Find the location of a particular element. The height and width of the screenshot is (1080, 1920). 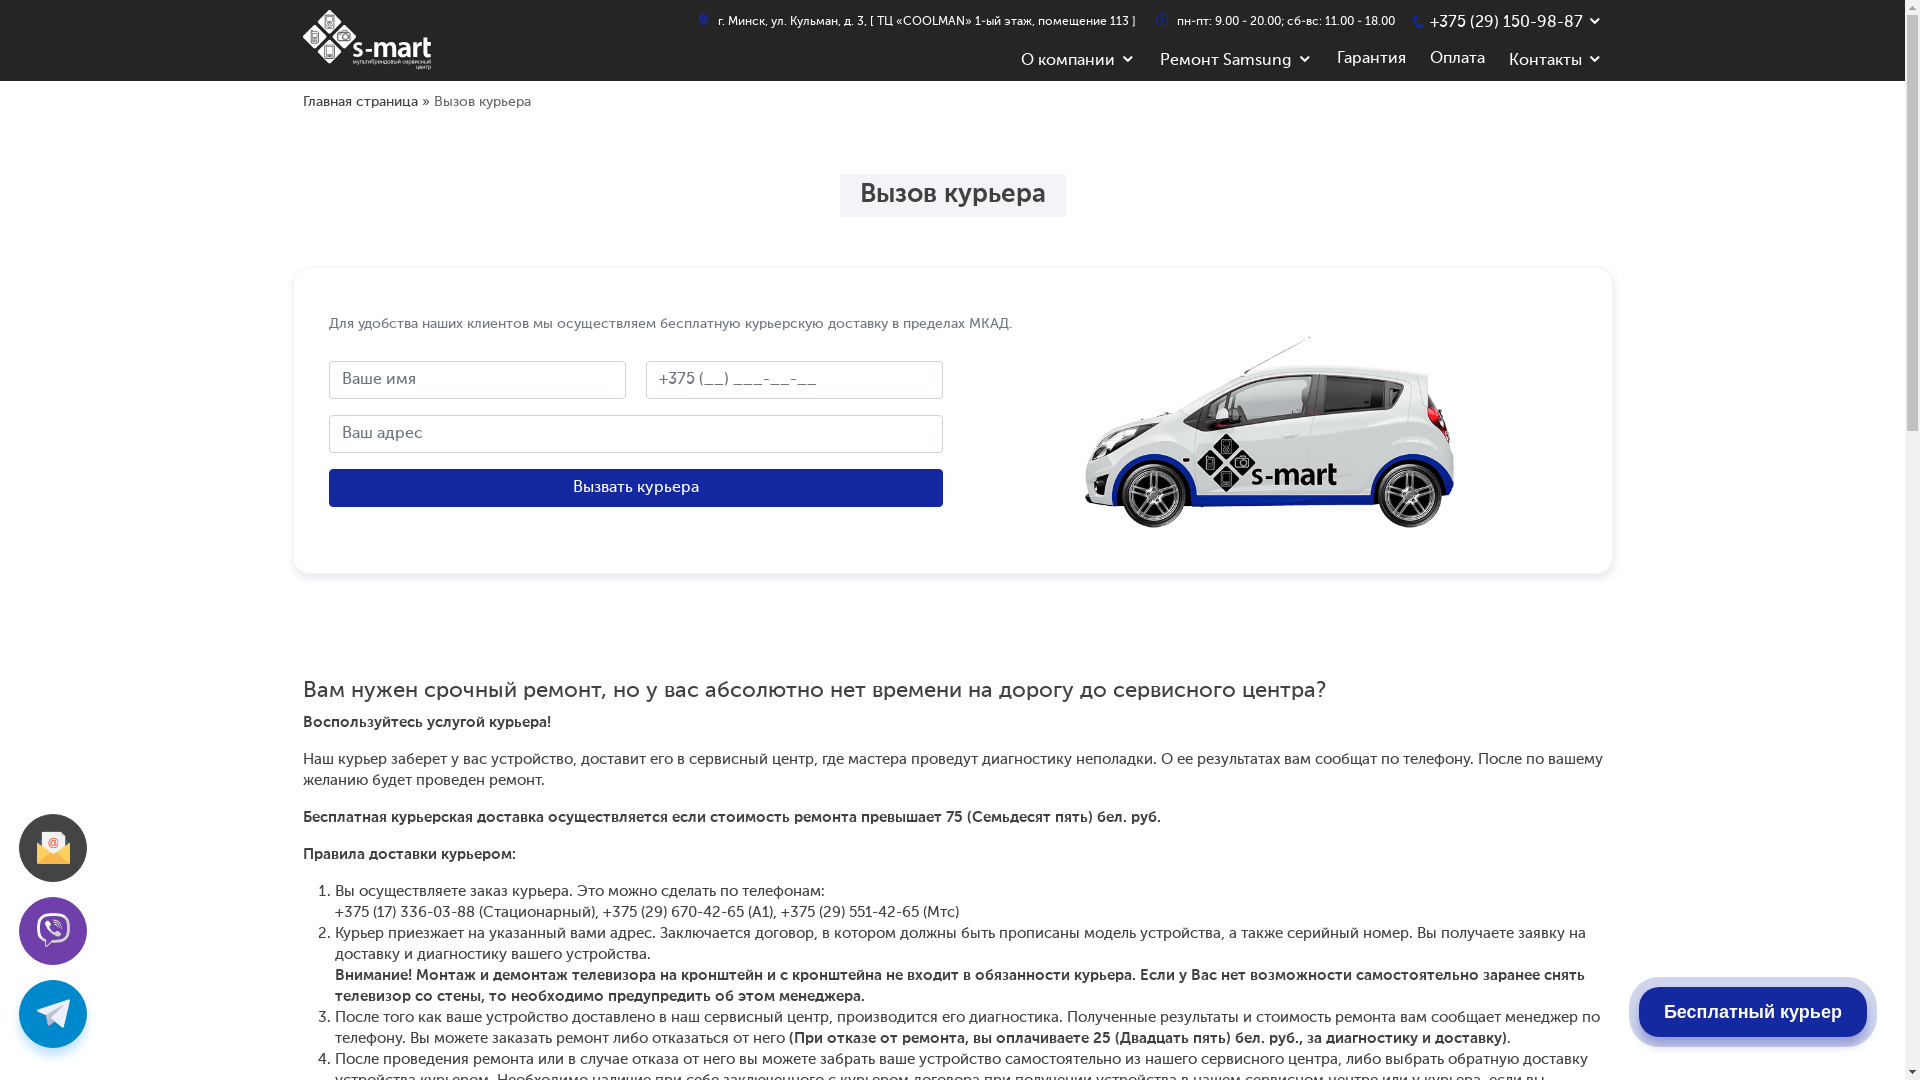

'+375 (29) 150-98-87' is located at coordinates (1506, 23).